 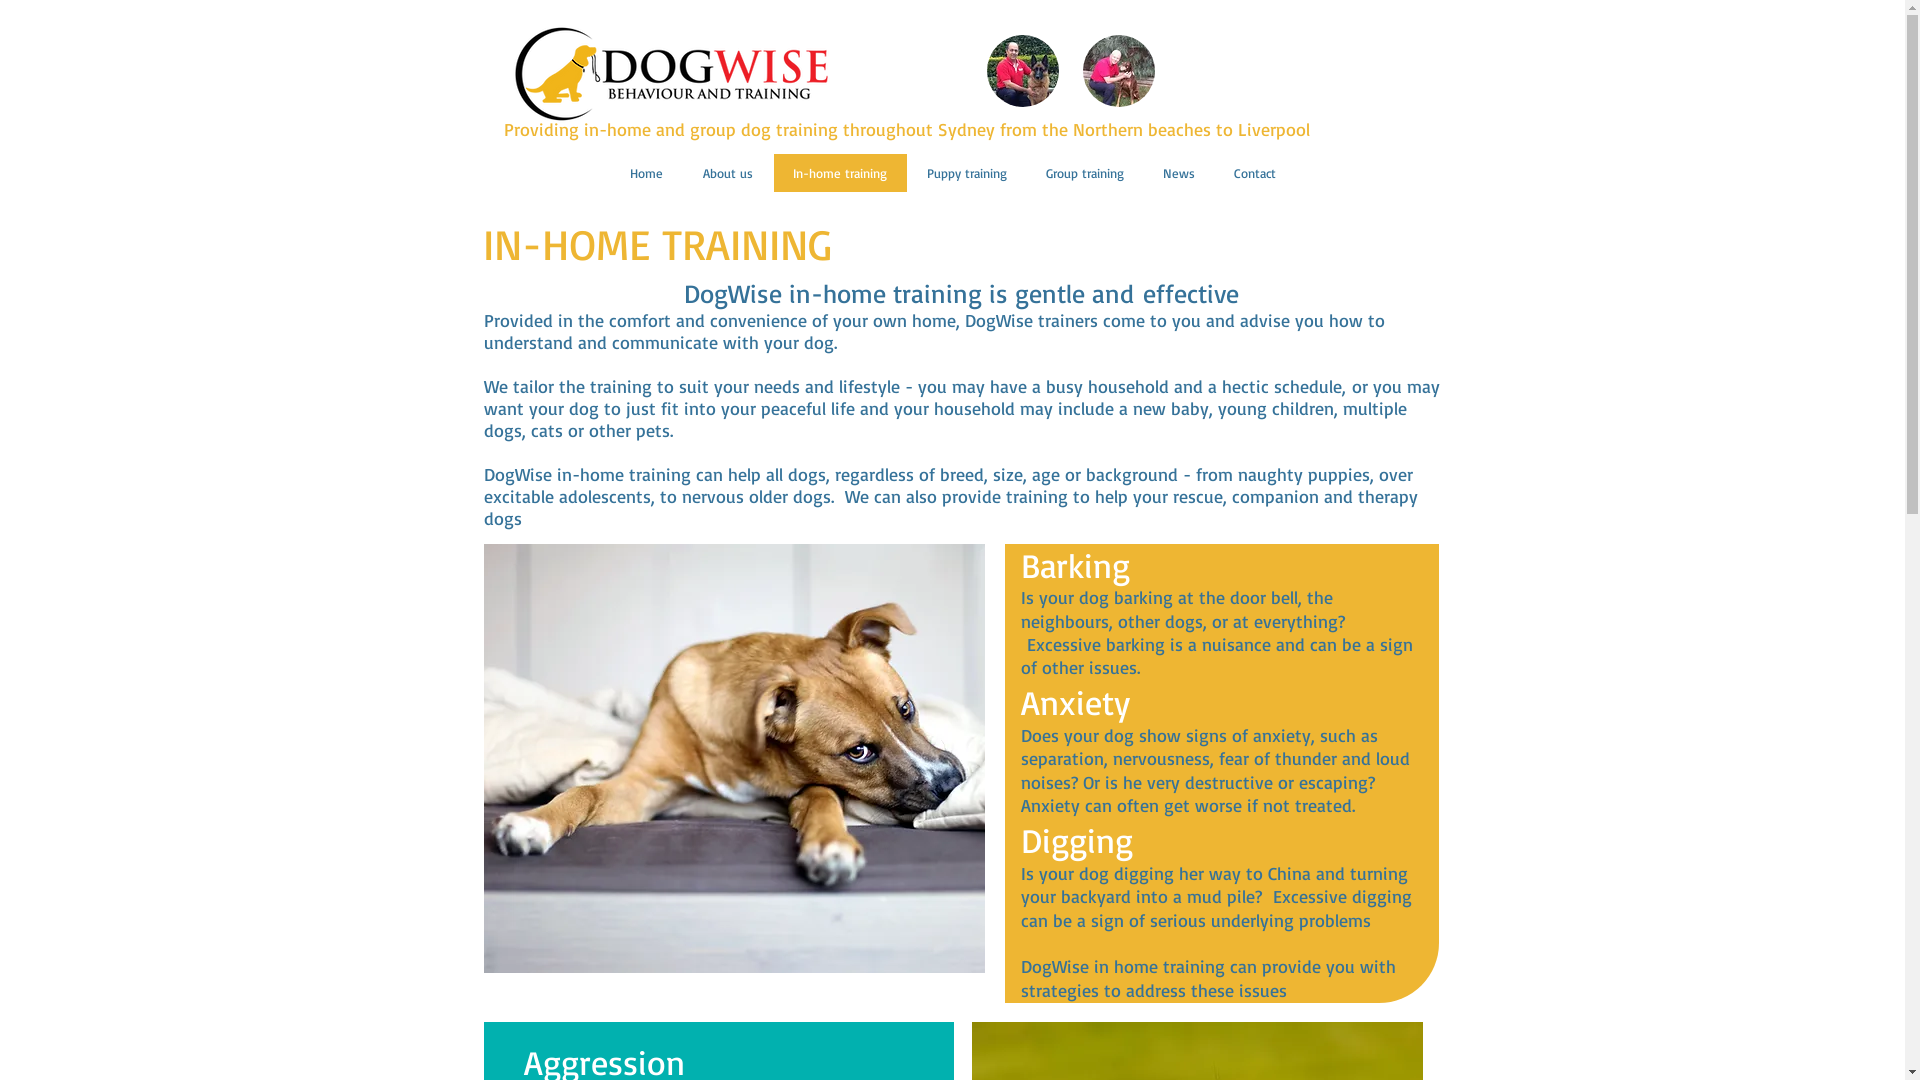 I want to click on 'Puppy training', so click(x=905, y=172).